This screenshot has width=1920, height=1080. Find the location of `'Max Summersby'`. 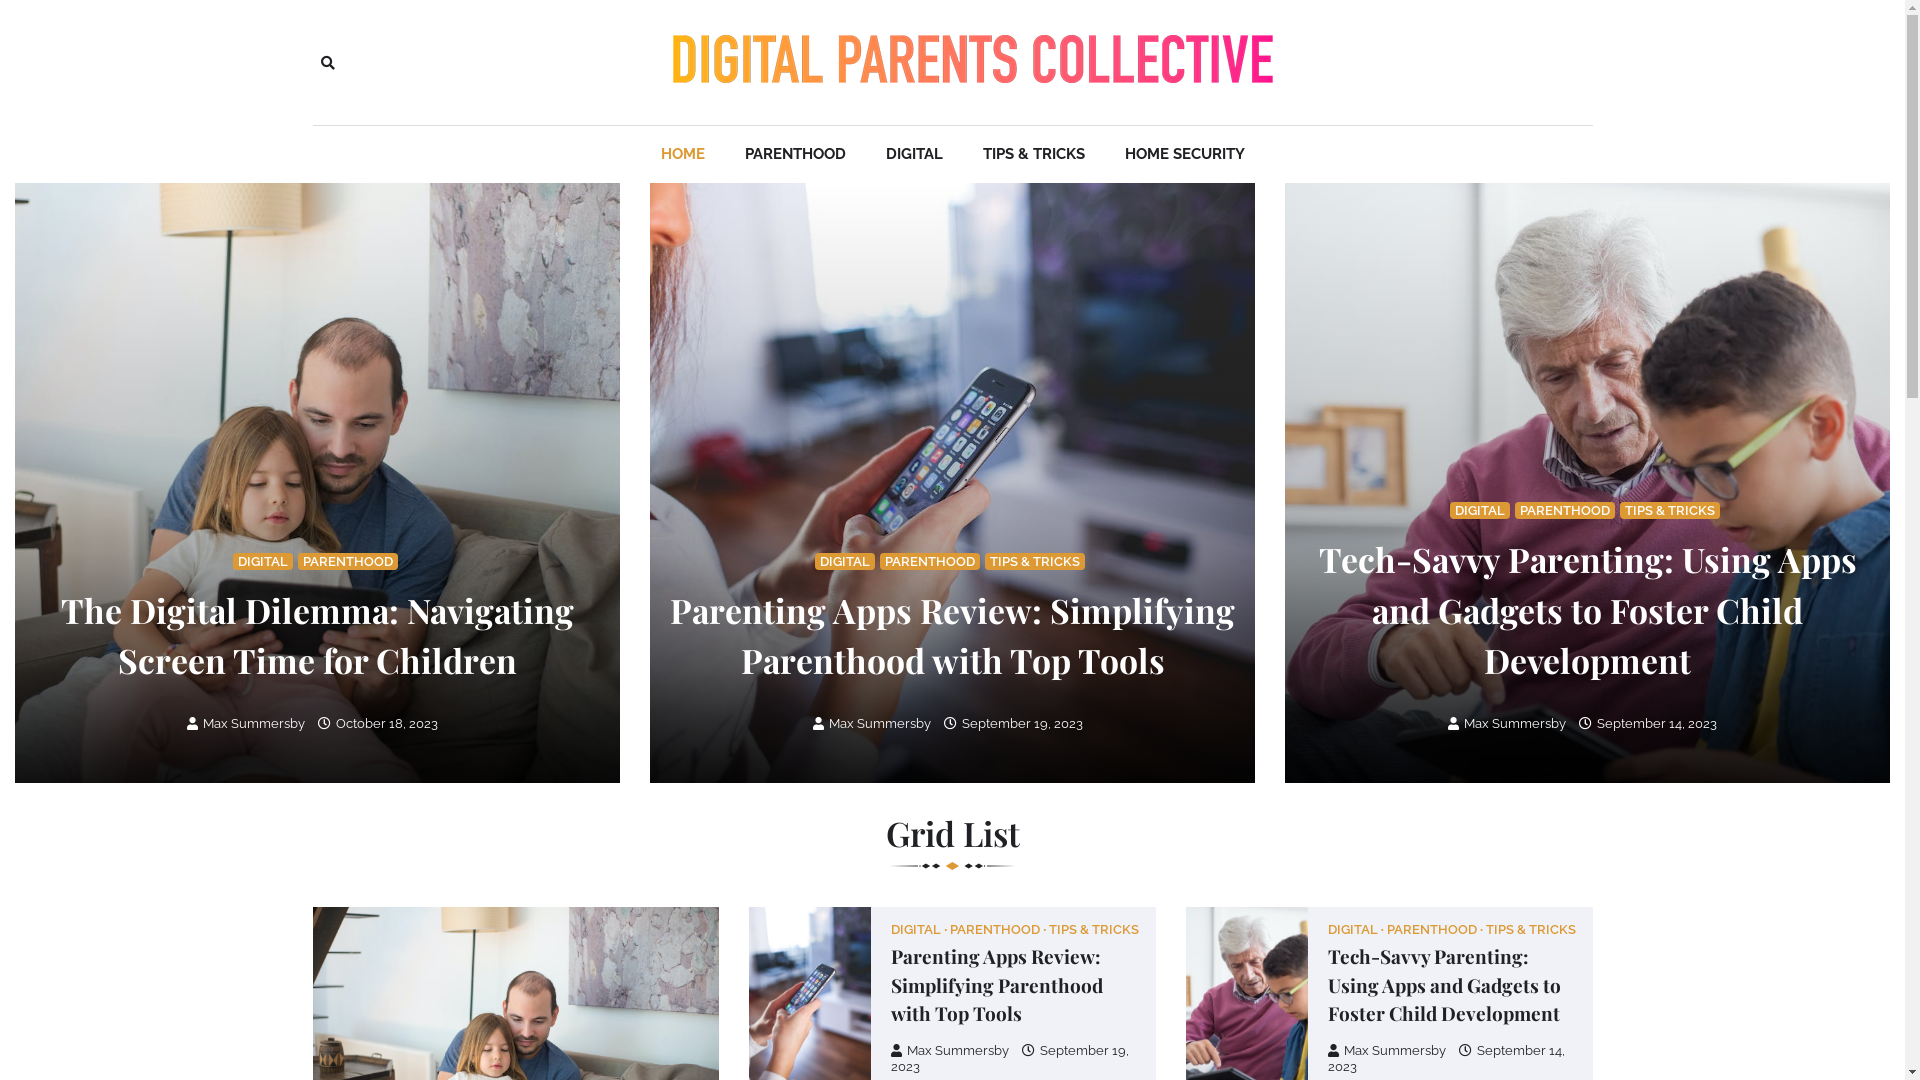

'Max Summersby' is located at coordinates (187, 723).